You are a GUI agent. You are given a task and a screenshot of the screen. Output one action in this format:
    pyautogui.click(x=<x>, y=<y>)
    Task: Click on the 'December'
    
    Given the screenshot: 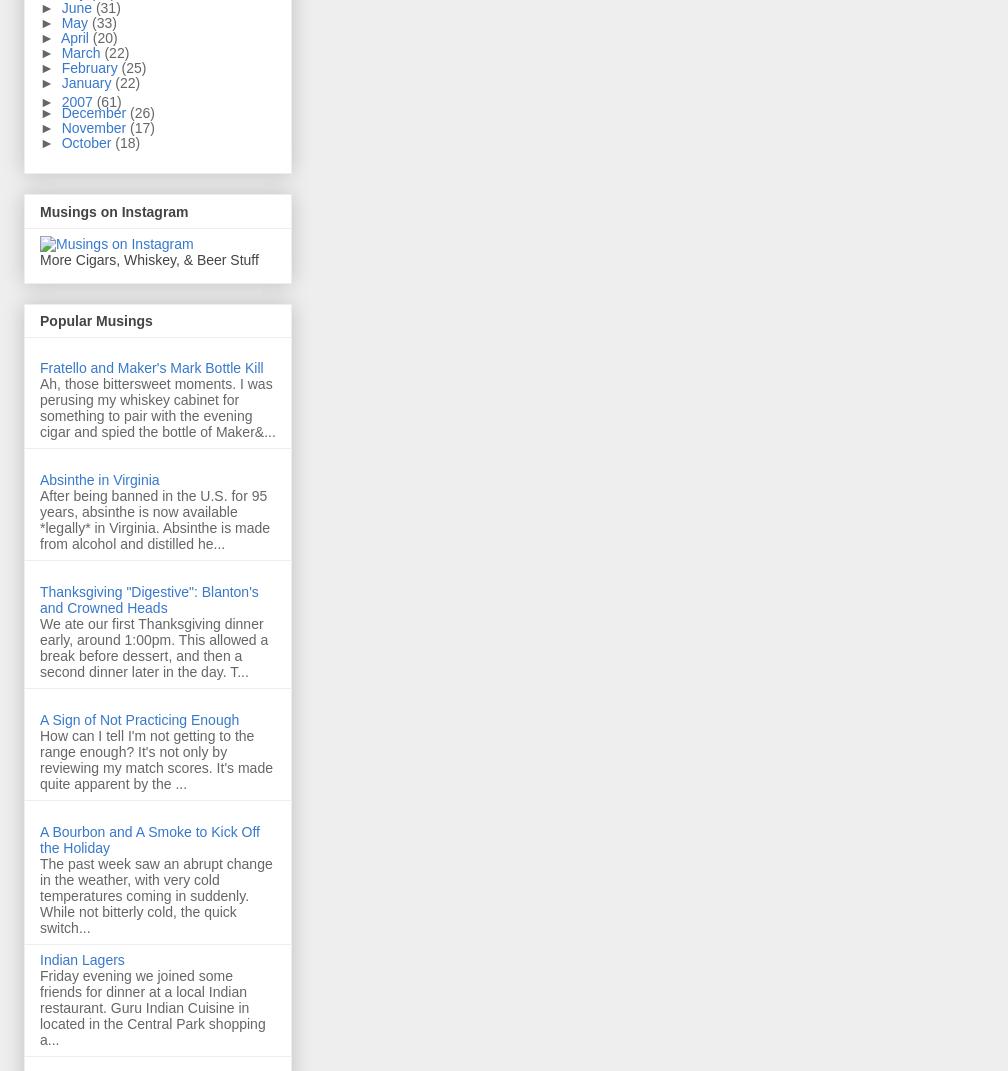 What is the action you would take?
    pyautogui.click(x=95, y=112)
    